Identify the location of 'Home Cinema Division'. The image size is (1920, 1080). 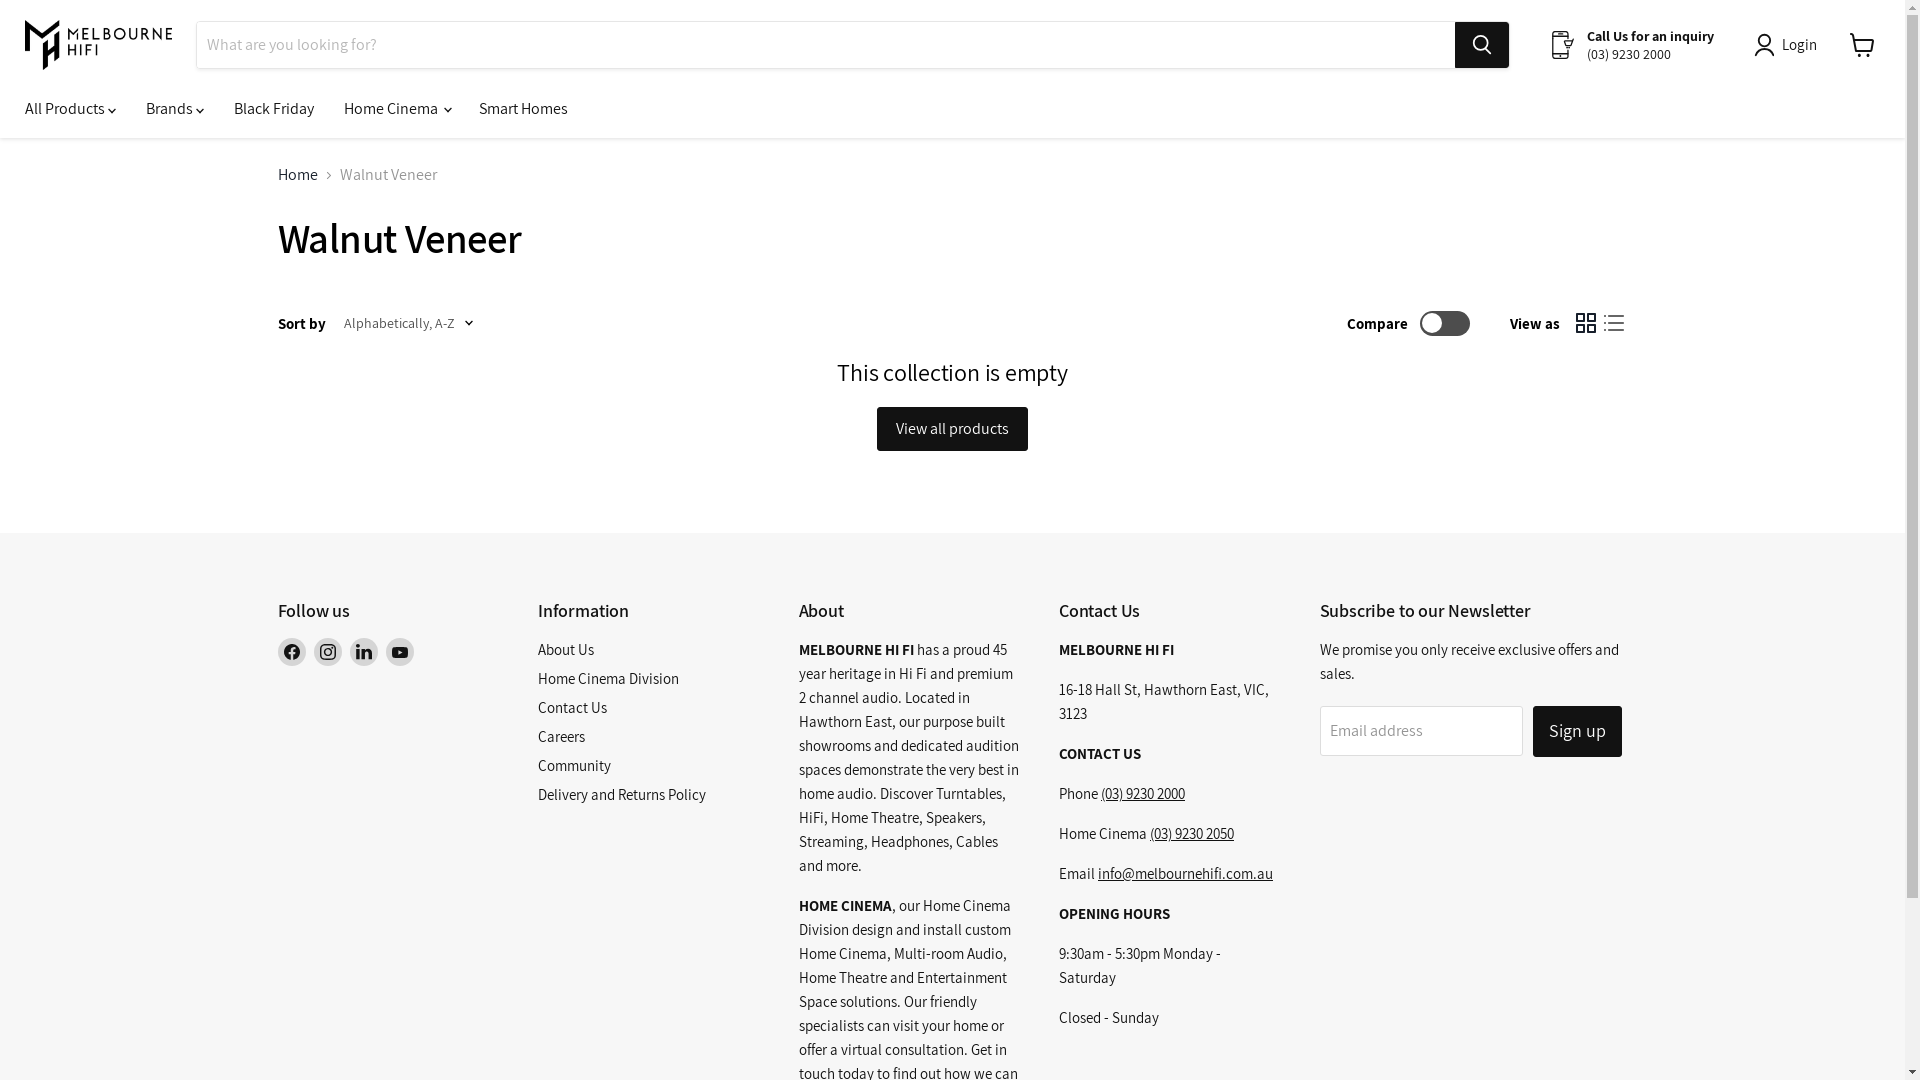
(607, 677).